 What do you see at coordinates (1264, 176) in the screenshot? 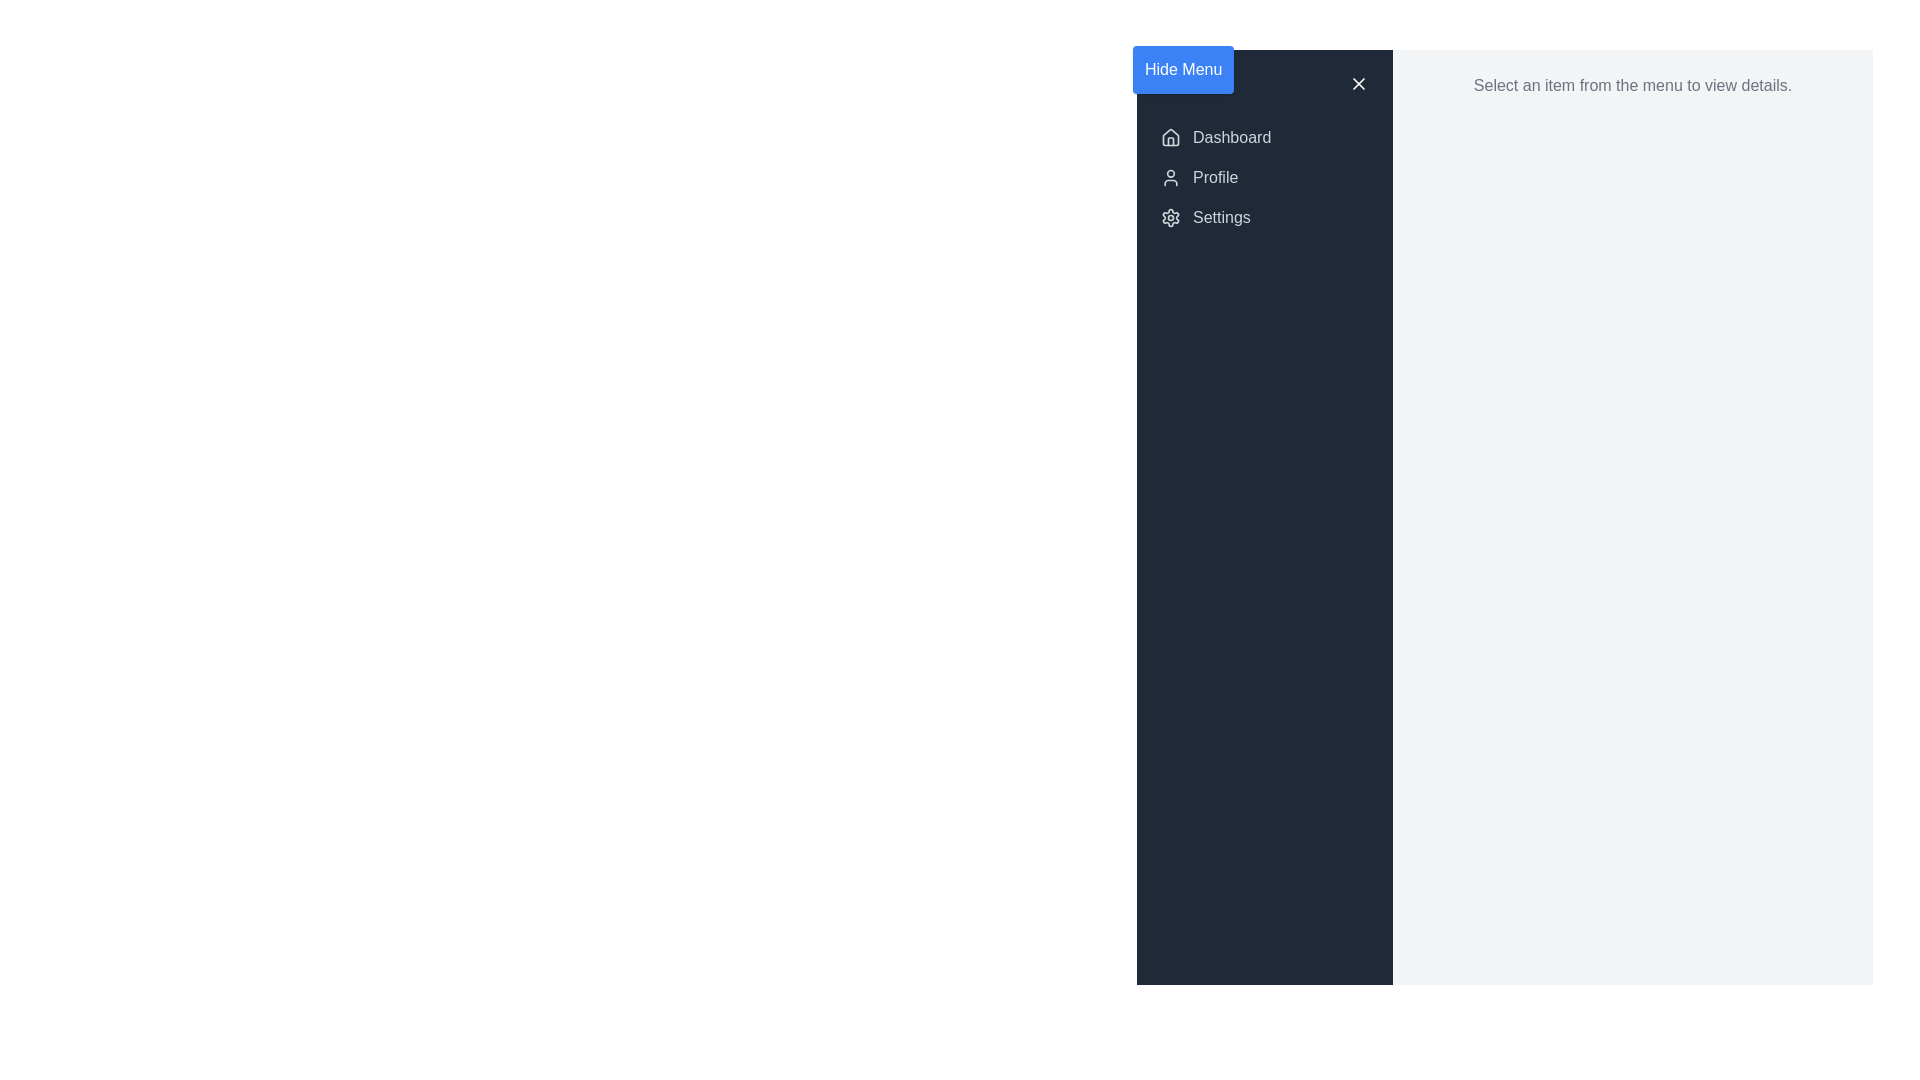
I see `the second item in the vertical navigation menu` at bounding box center [1264, 176].